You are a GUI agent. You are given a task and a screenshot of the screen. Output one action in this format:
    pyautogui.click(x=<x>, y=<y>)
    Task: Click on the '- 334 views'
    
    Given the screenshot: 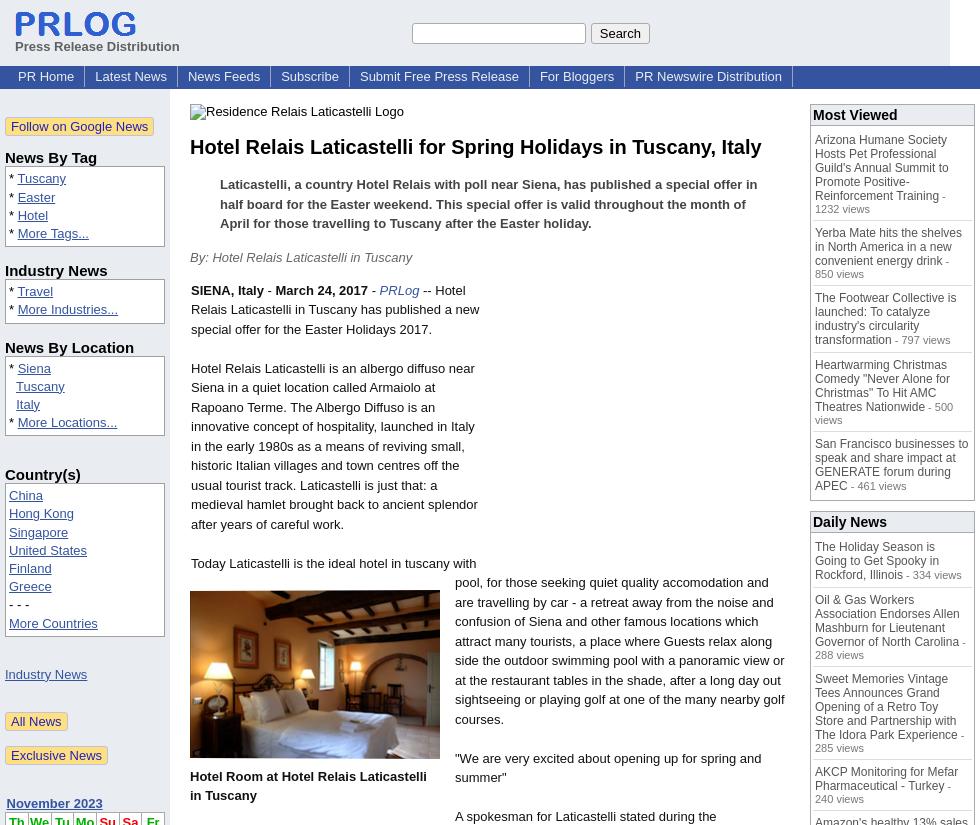 What is the action you would take?
    pyautogui.click(x=931, y=574)
    